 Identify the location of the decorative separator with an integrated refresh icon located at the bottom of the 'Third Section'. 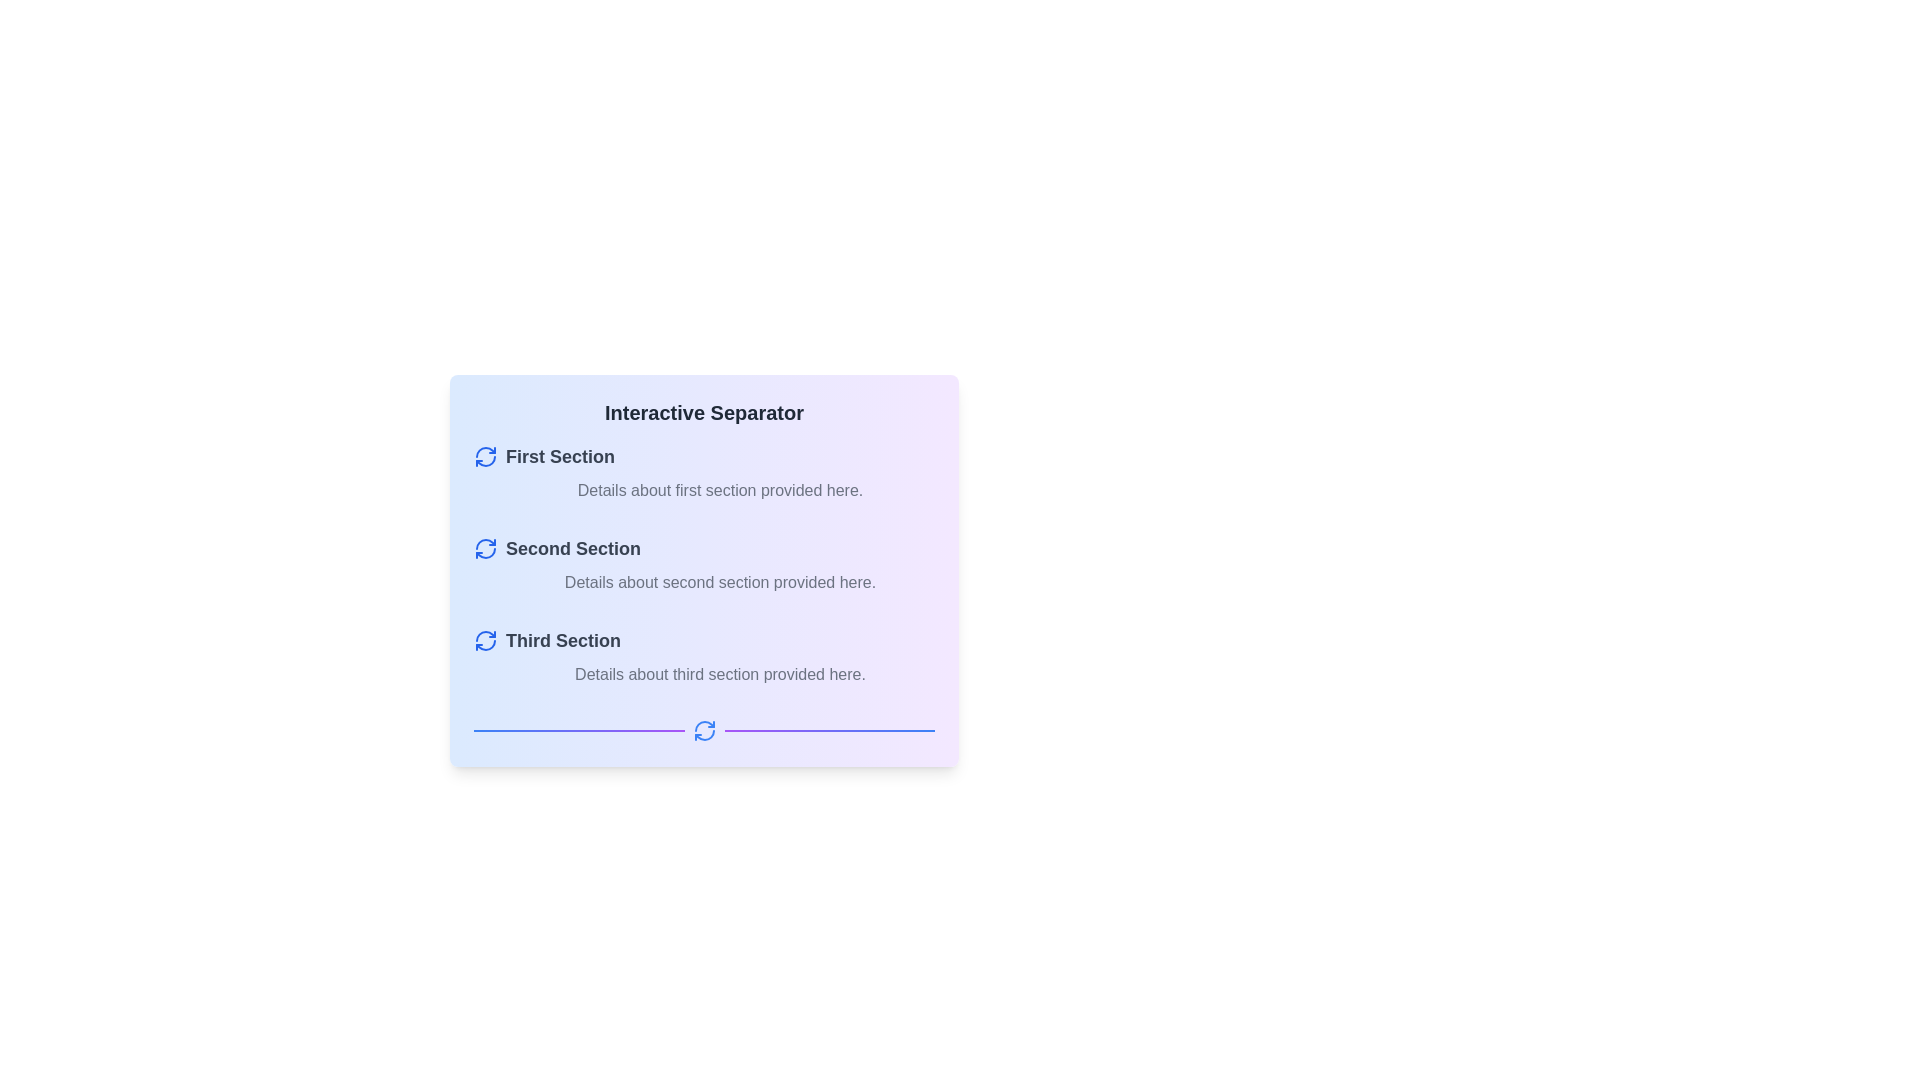
(704, 731).